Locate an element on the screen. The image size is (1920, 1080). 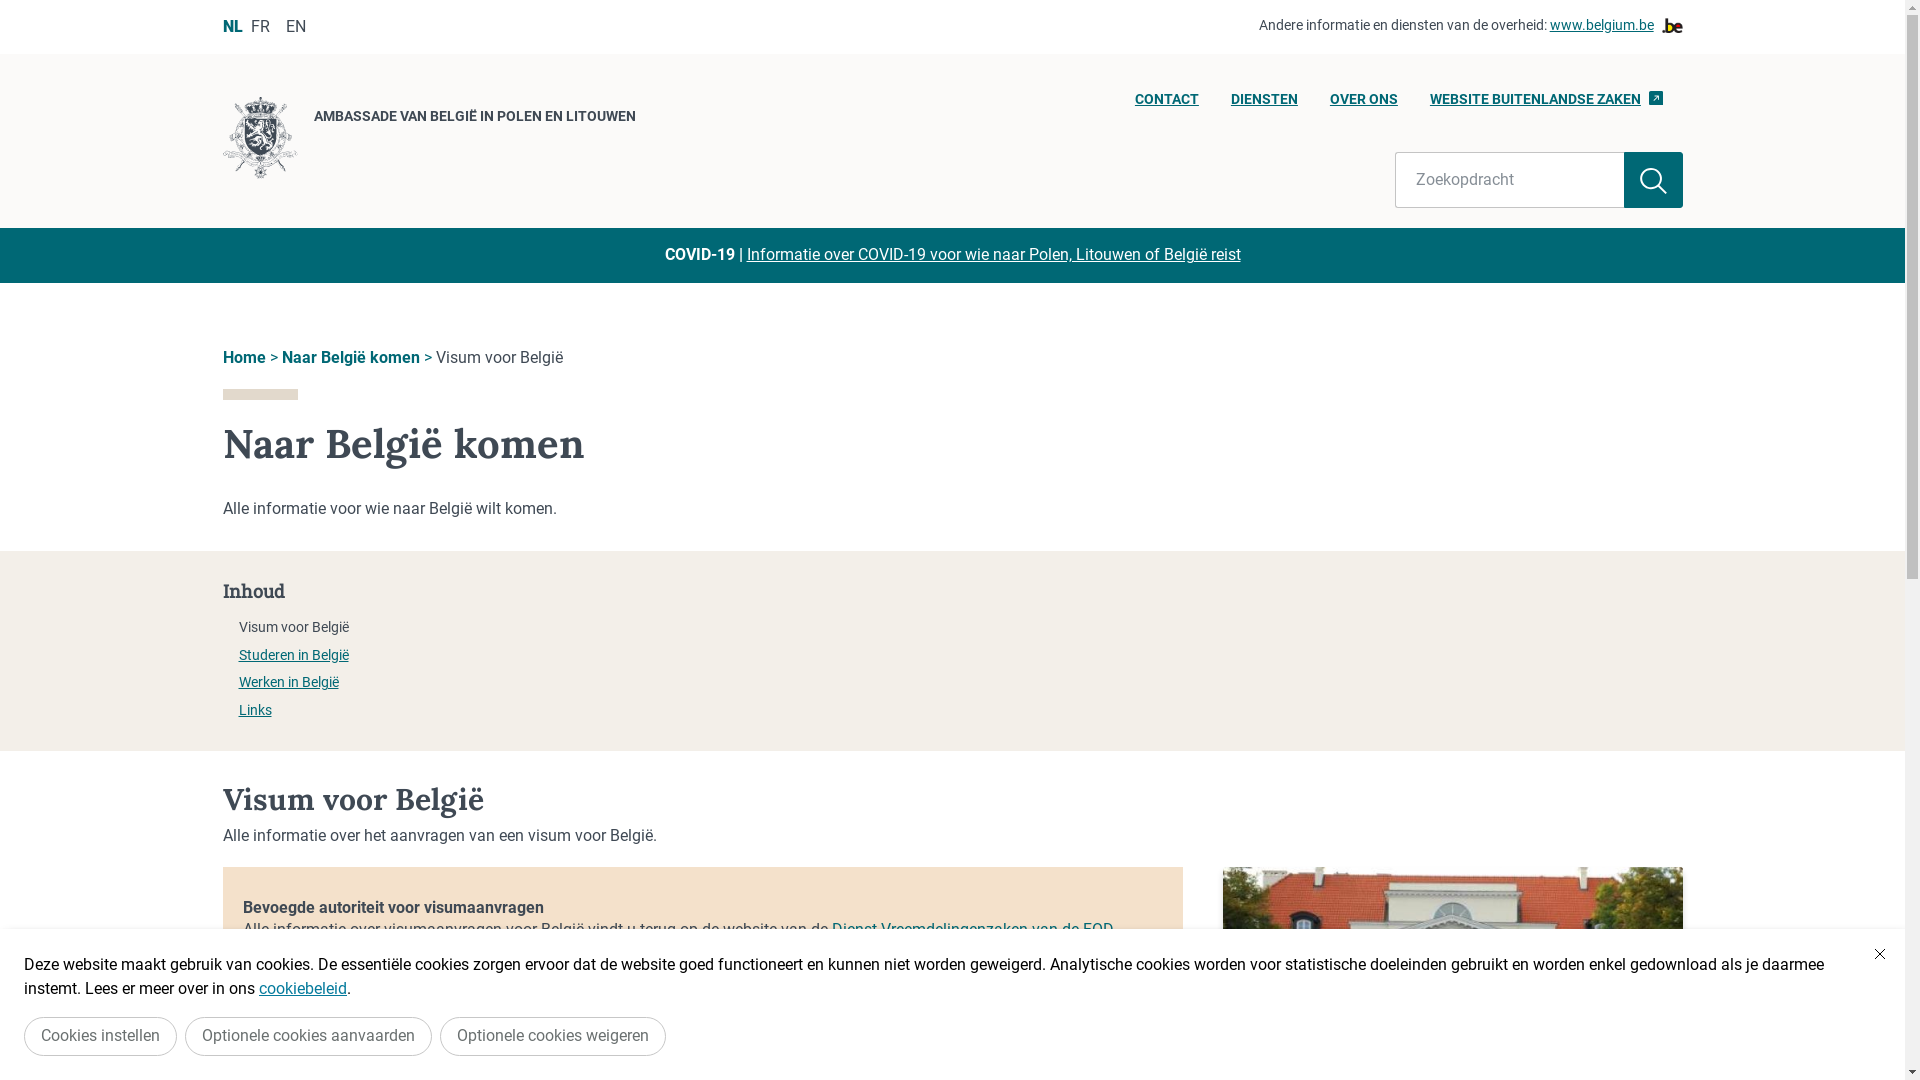
'Links' is located at coordinates (238, 708).